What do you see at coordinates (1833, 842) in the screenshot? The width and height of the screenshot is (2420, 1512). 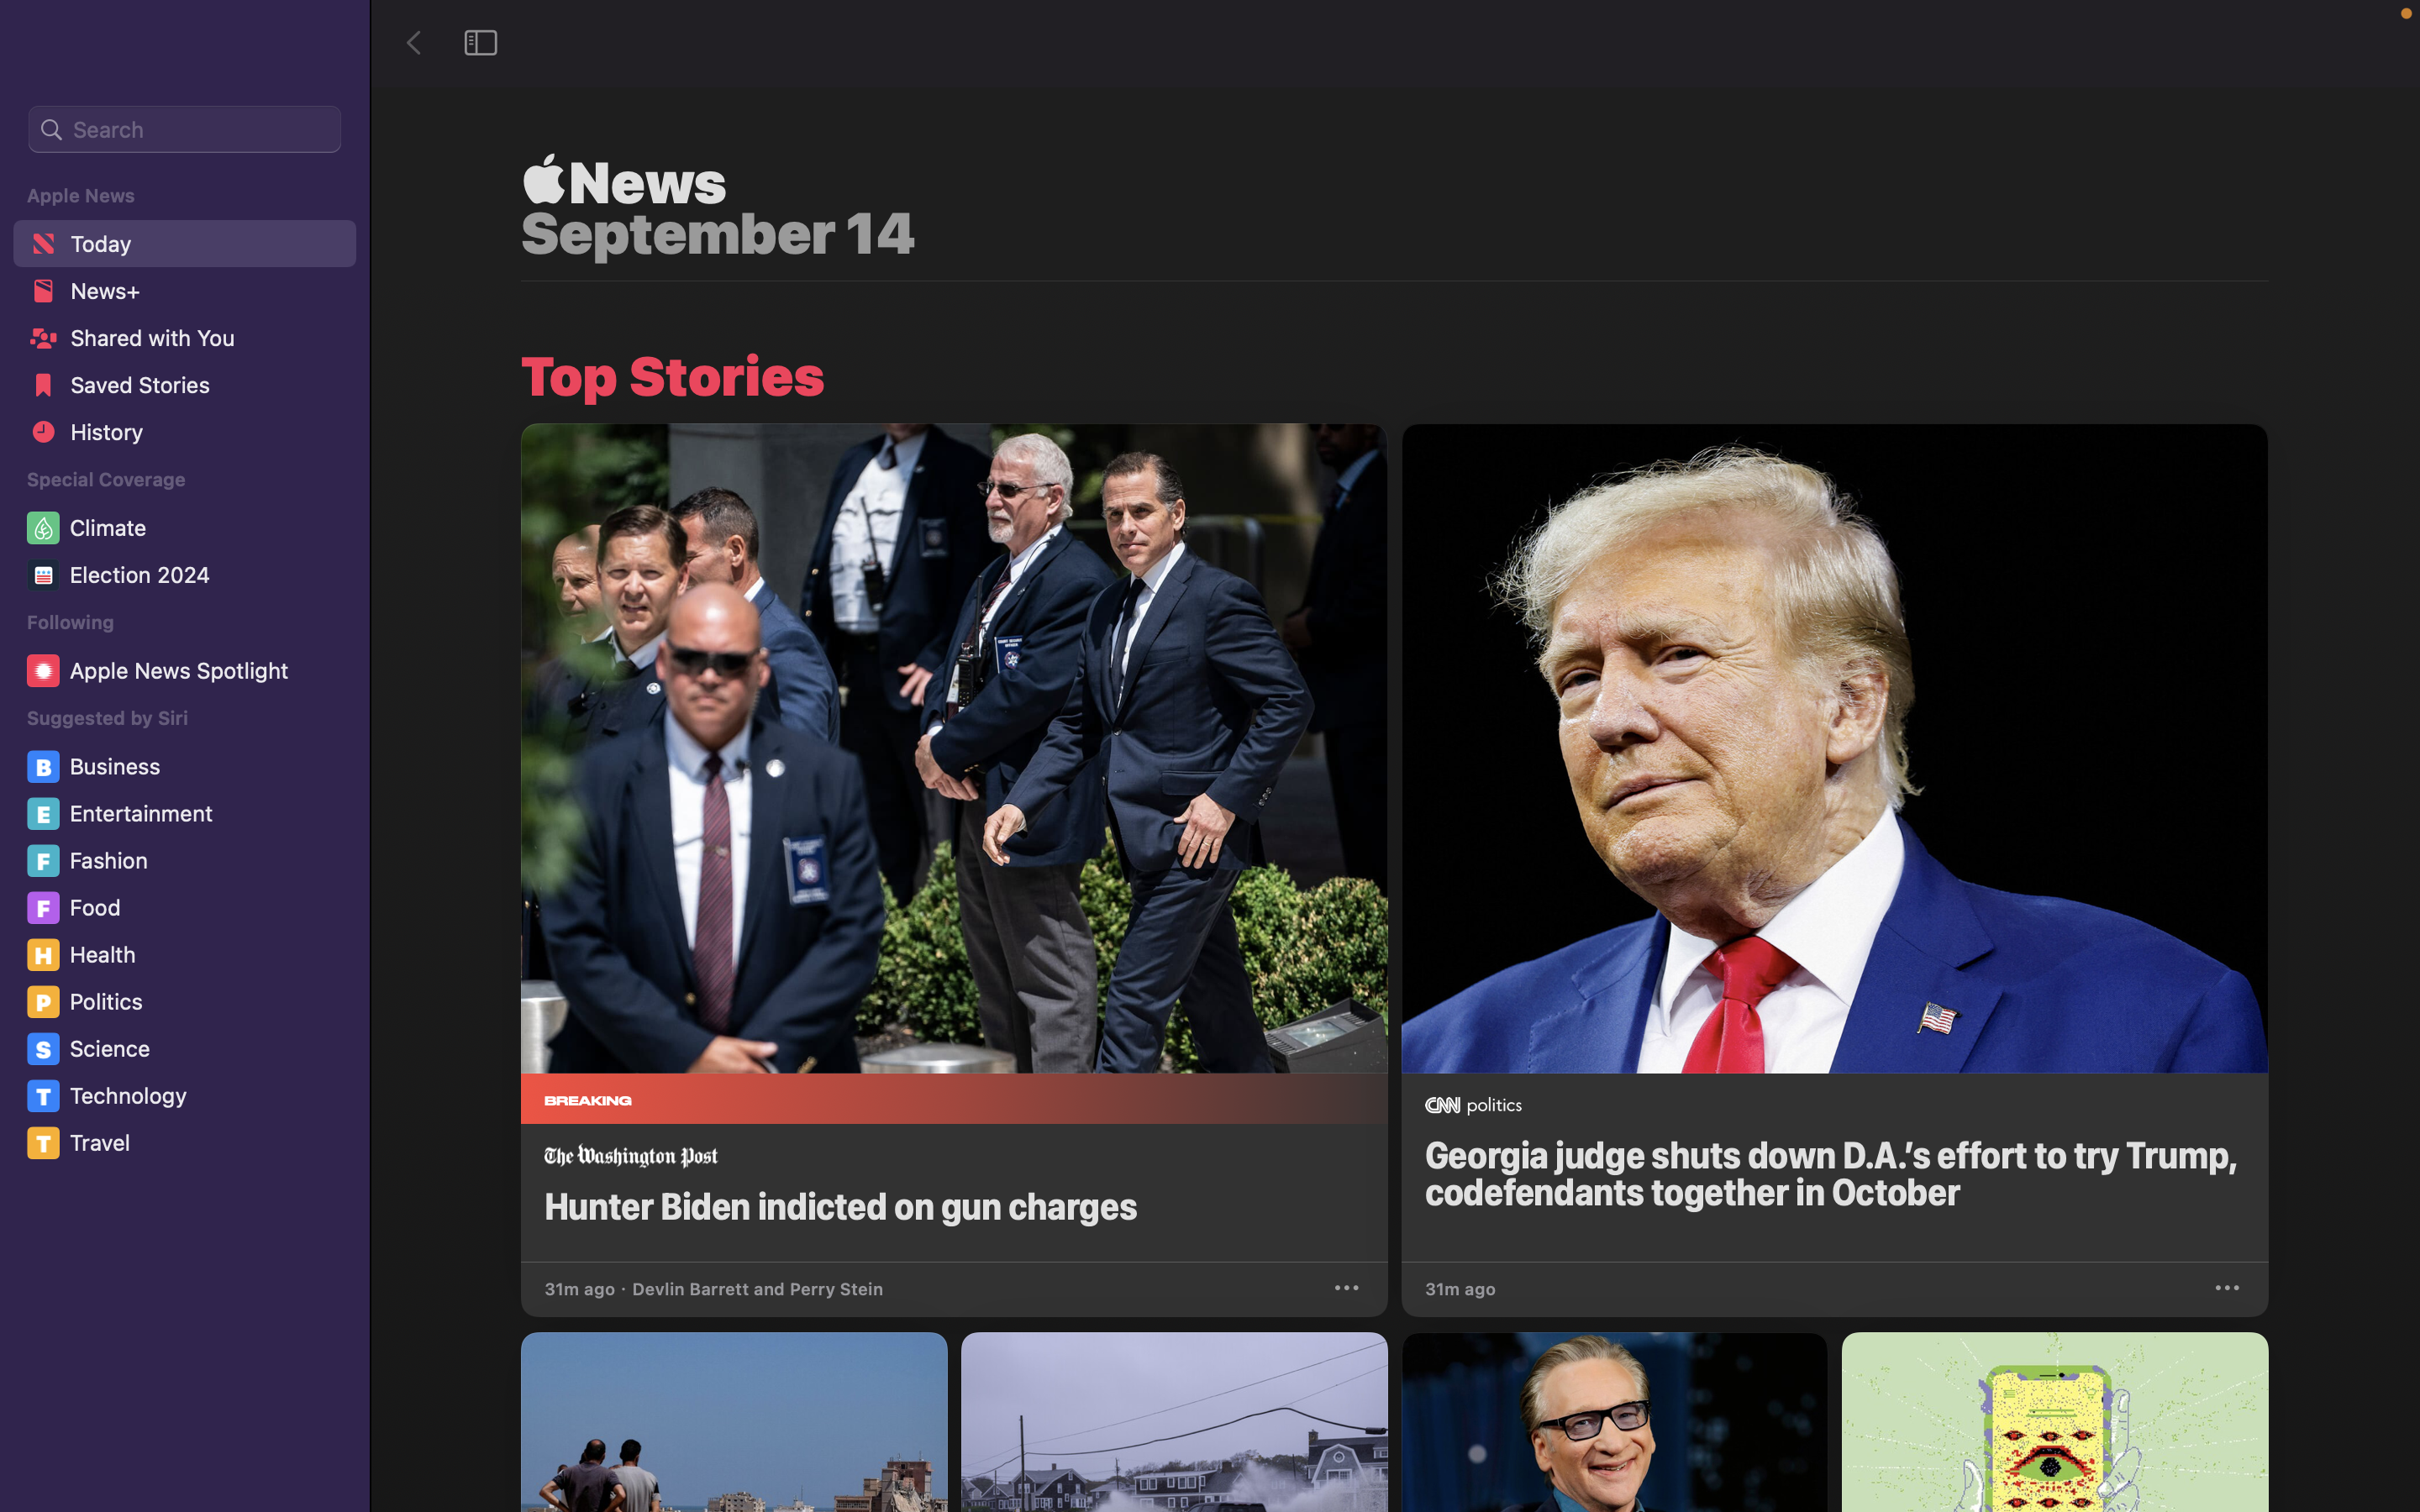 I see `the second story about Georgia judge` at bounding box center [1833, 842].